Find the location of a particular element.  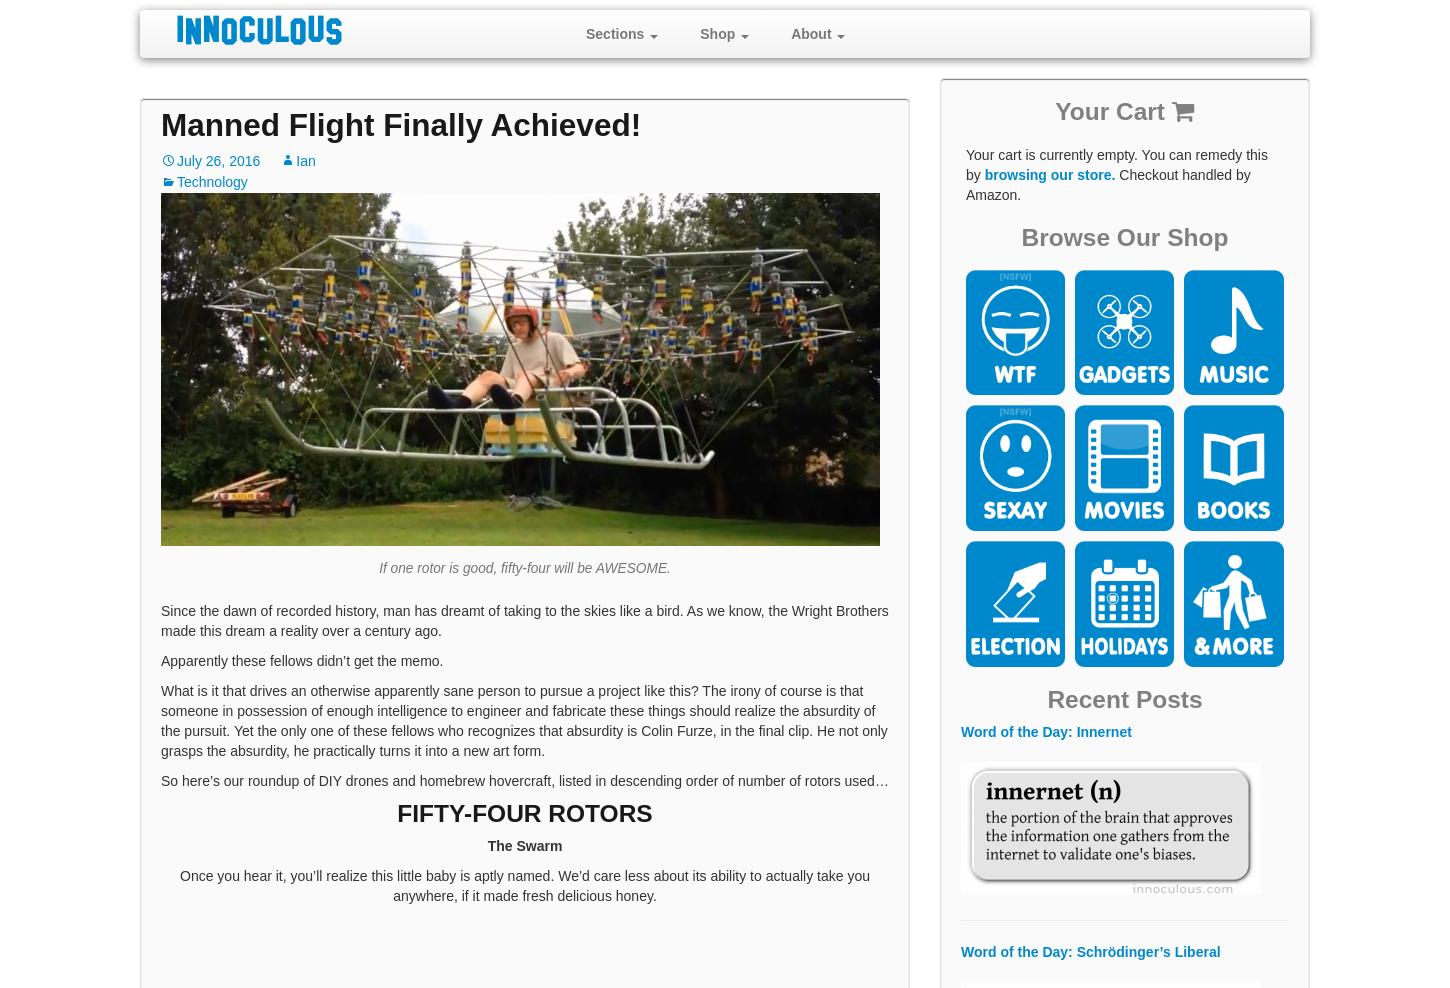

'Checkout handled by Amazon.' is located at coordinates (1106, 182).